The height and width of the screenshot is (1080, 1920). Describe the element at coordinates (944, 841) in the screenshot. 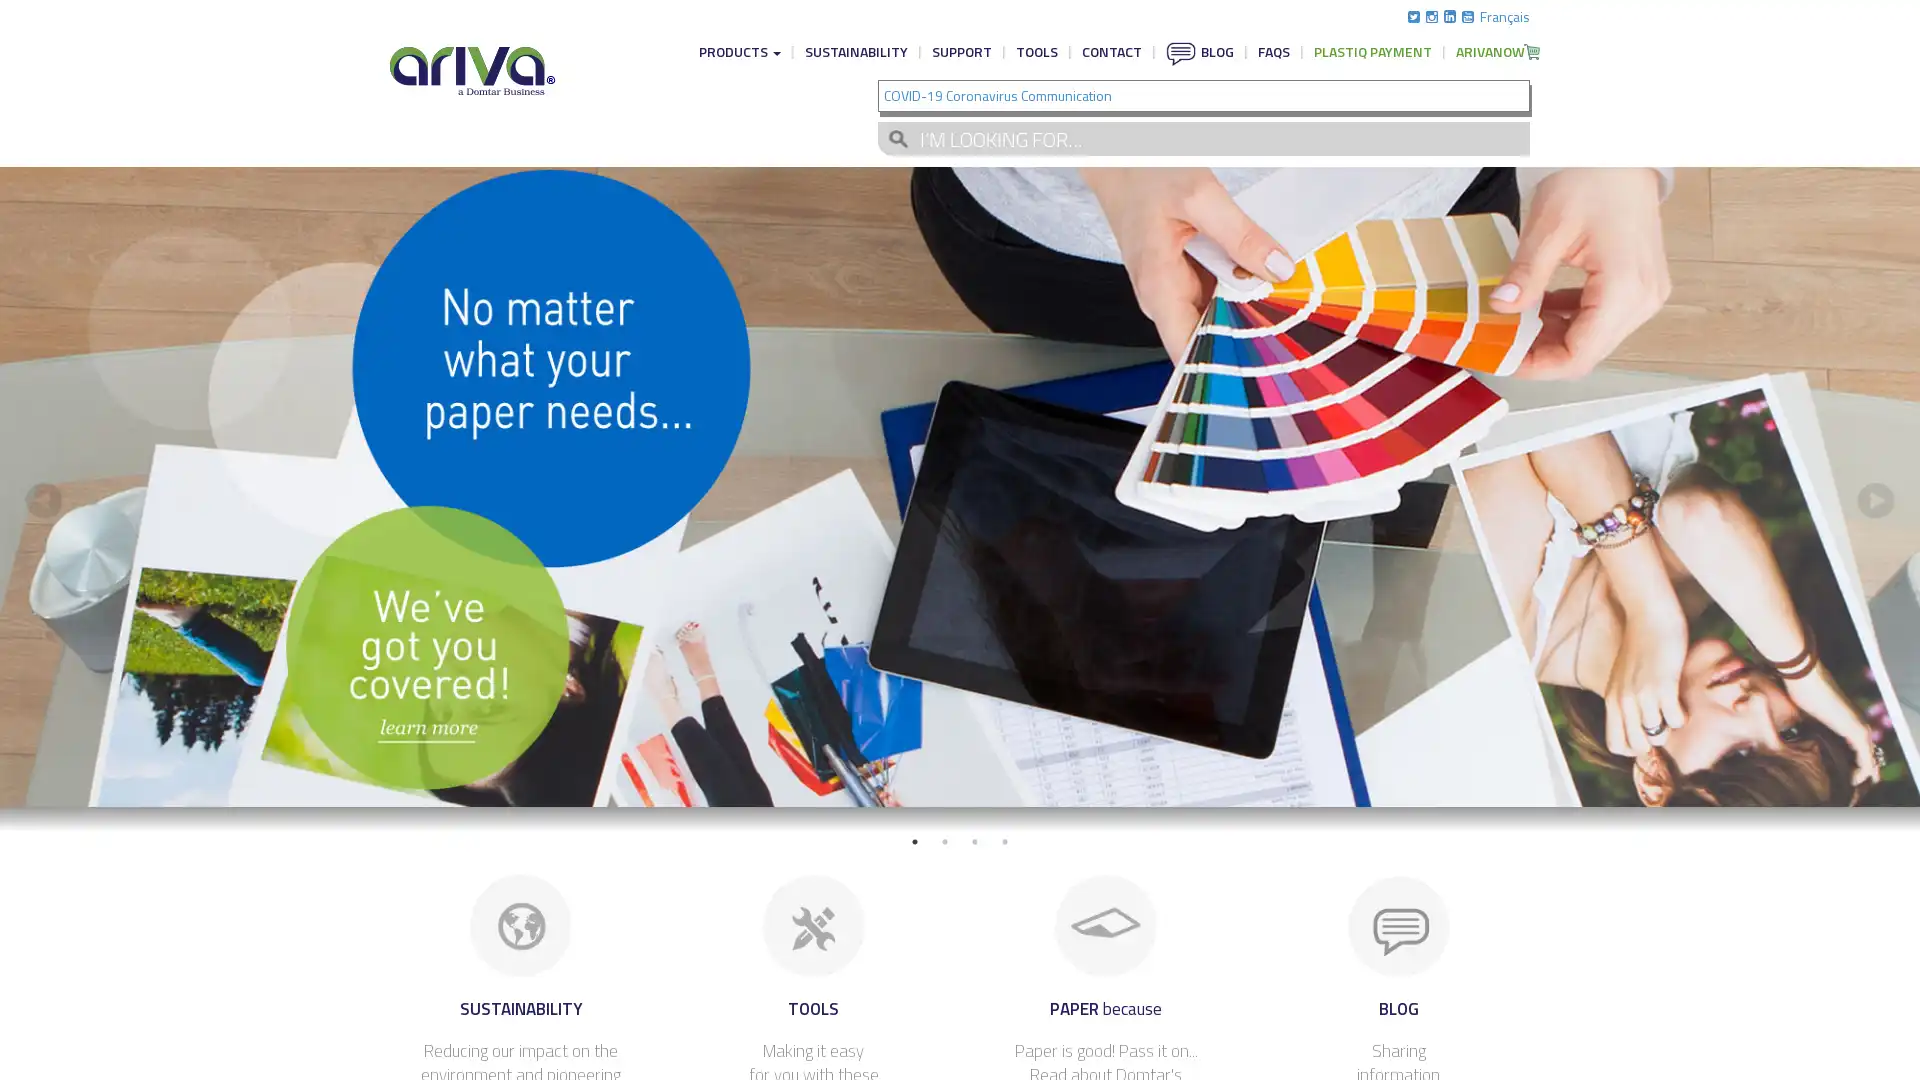

I see `2` at that location.